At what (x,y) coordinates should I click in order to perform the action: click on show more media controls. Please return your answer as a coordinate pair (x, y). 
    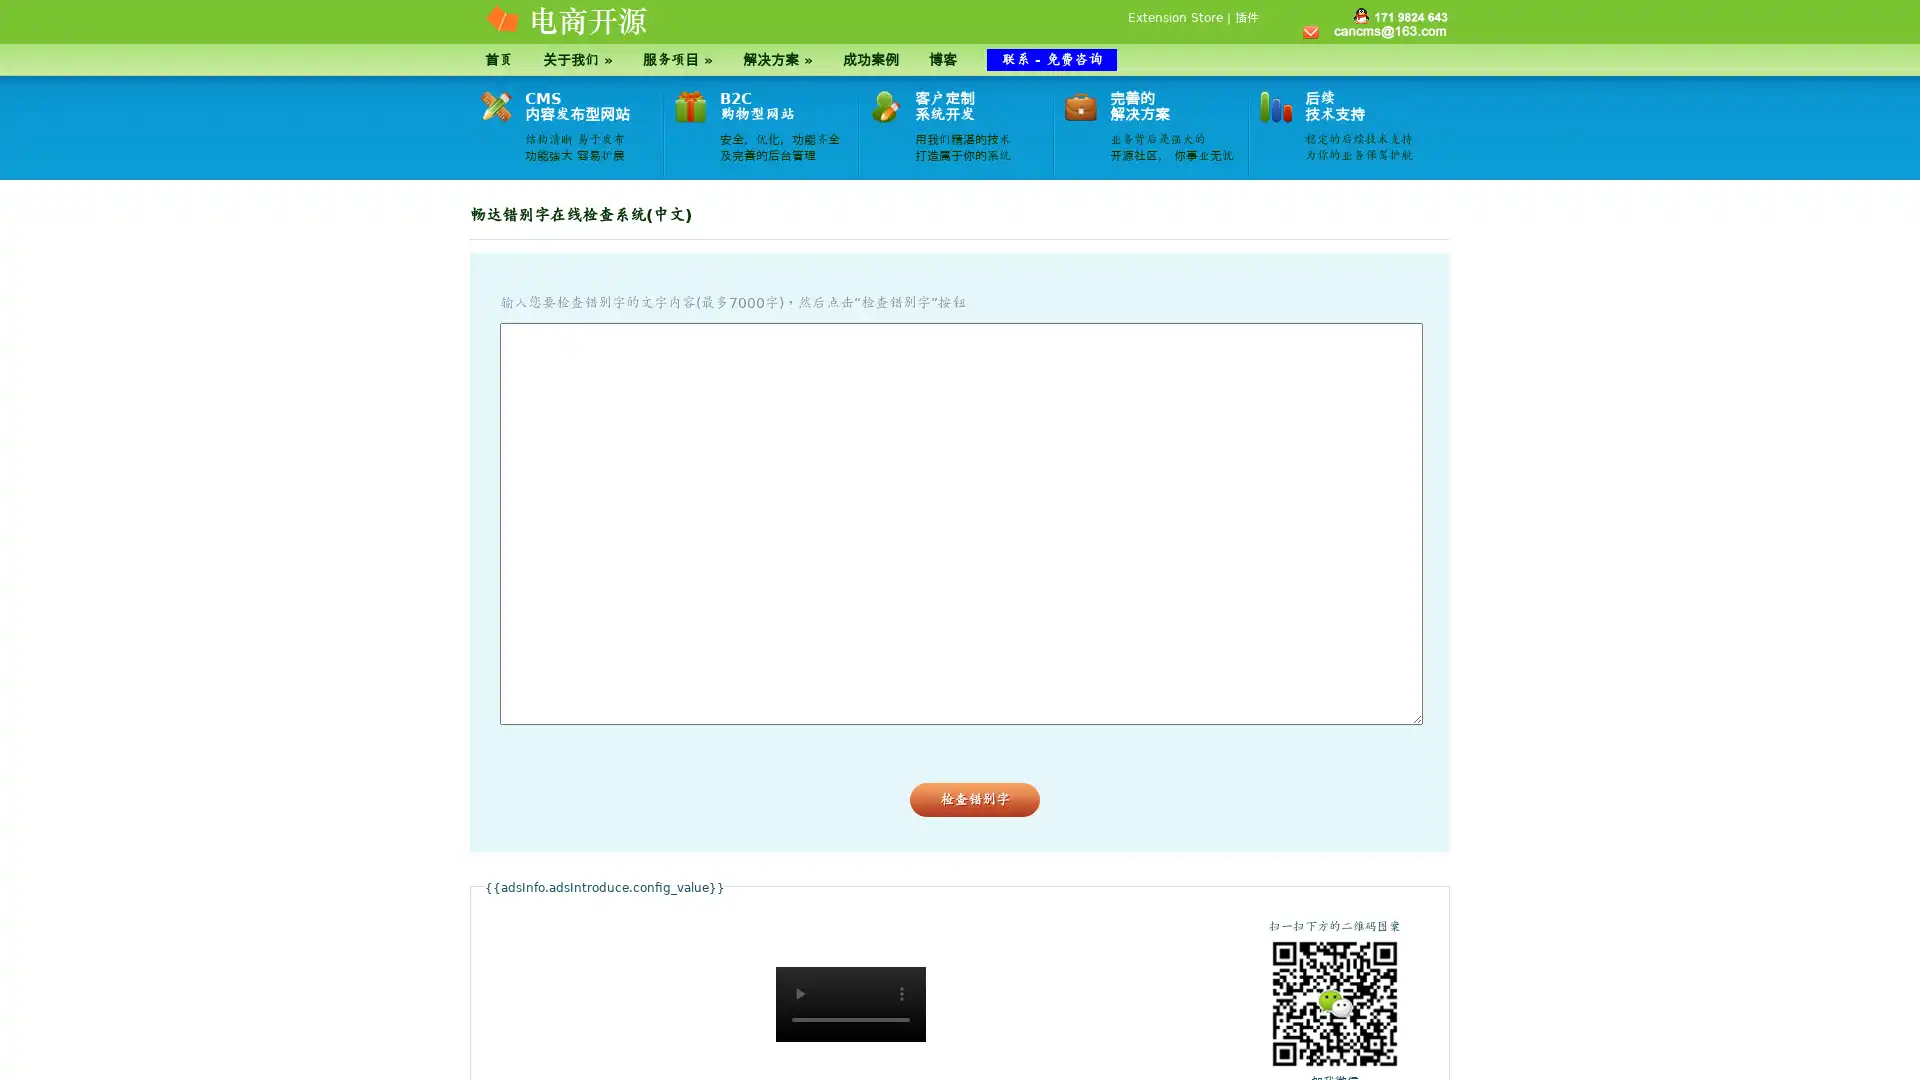
    Looking at the image, I should click on (901, 994).